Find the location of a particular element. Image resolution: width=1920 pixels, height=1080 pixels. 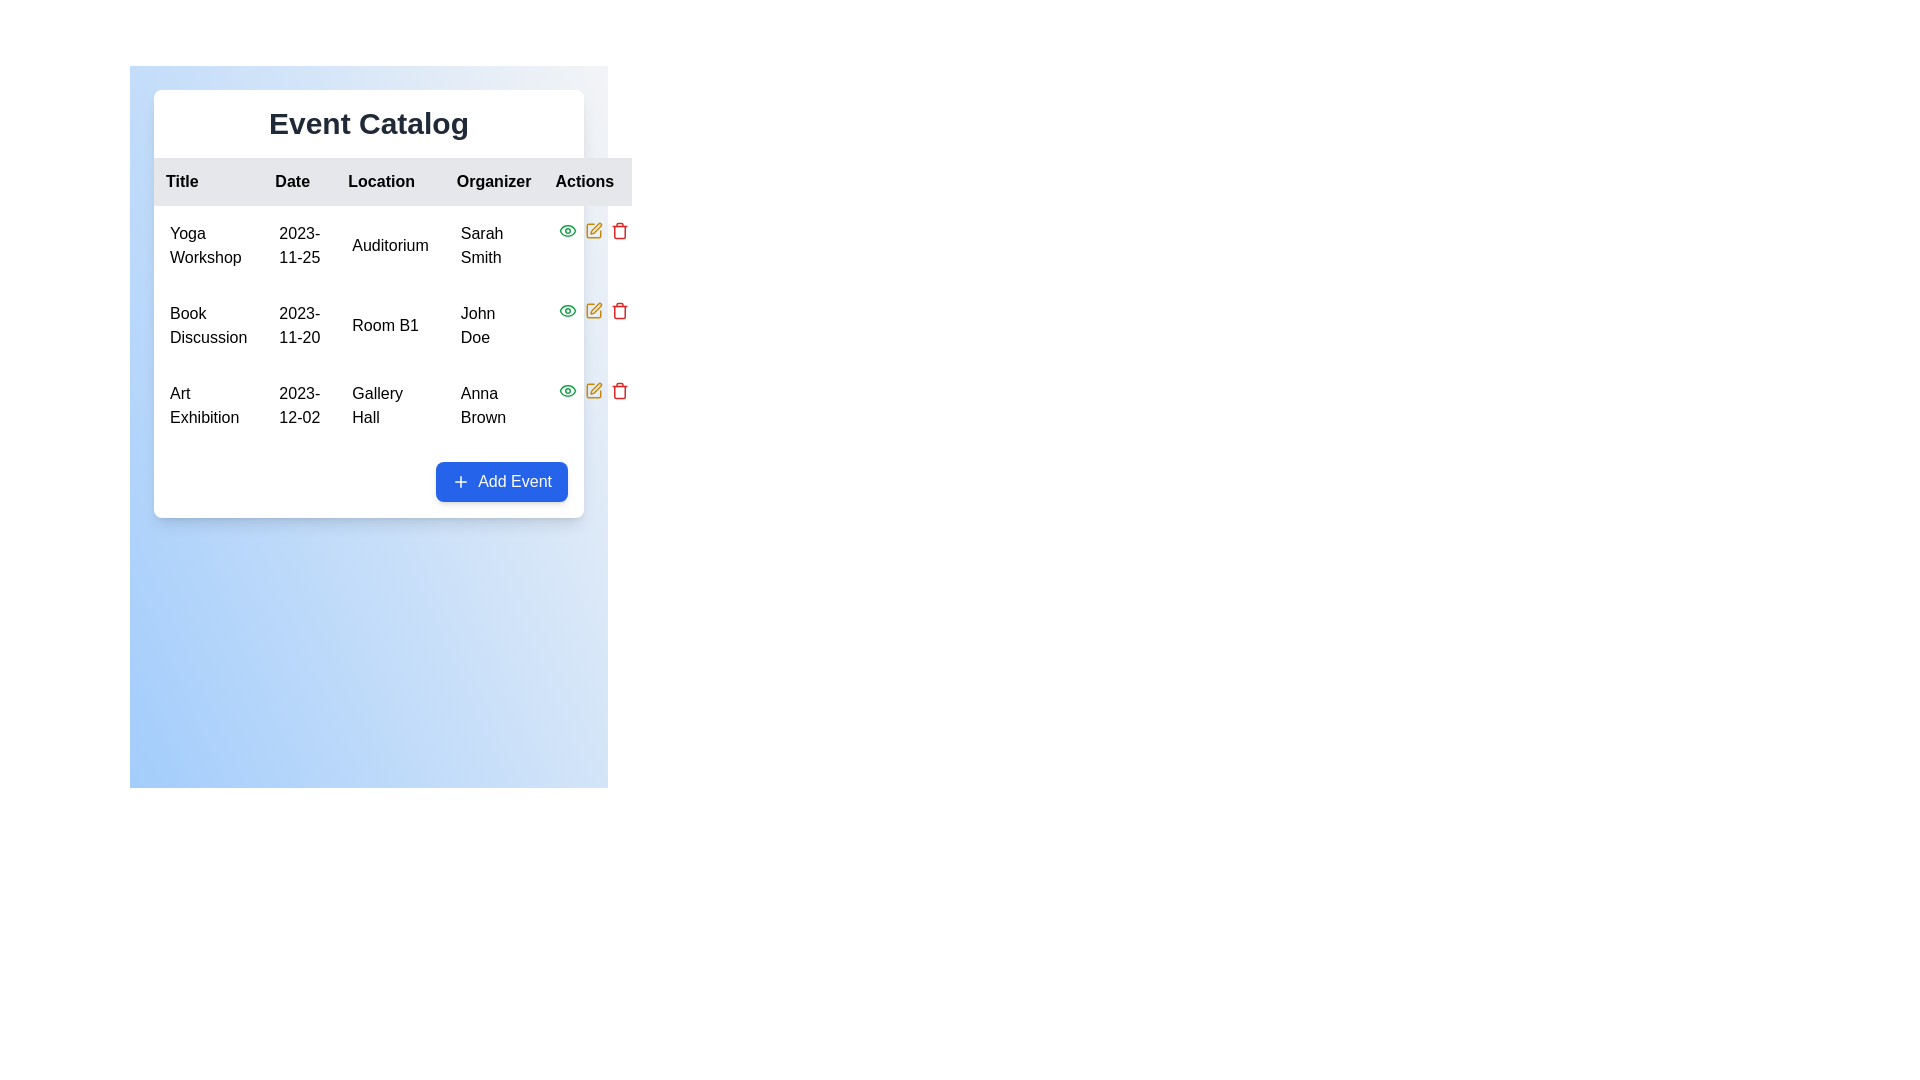

the edit icon in the Actions column for the first row of the Event Catalog is located at coordinates (593, 230).